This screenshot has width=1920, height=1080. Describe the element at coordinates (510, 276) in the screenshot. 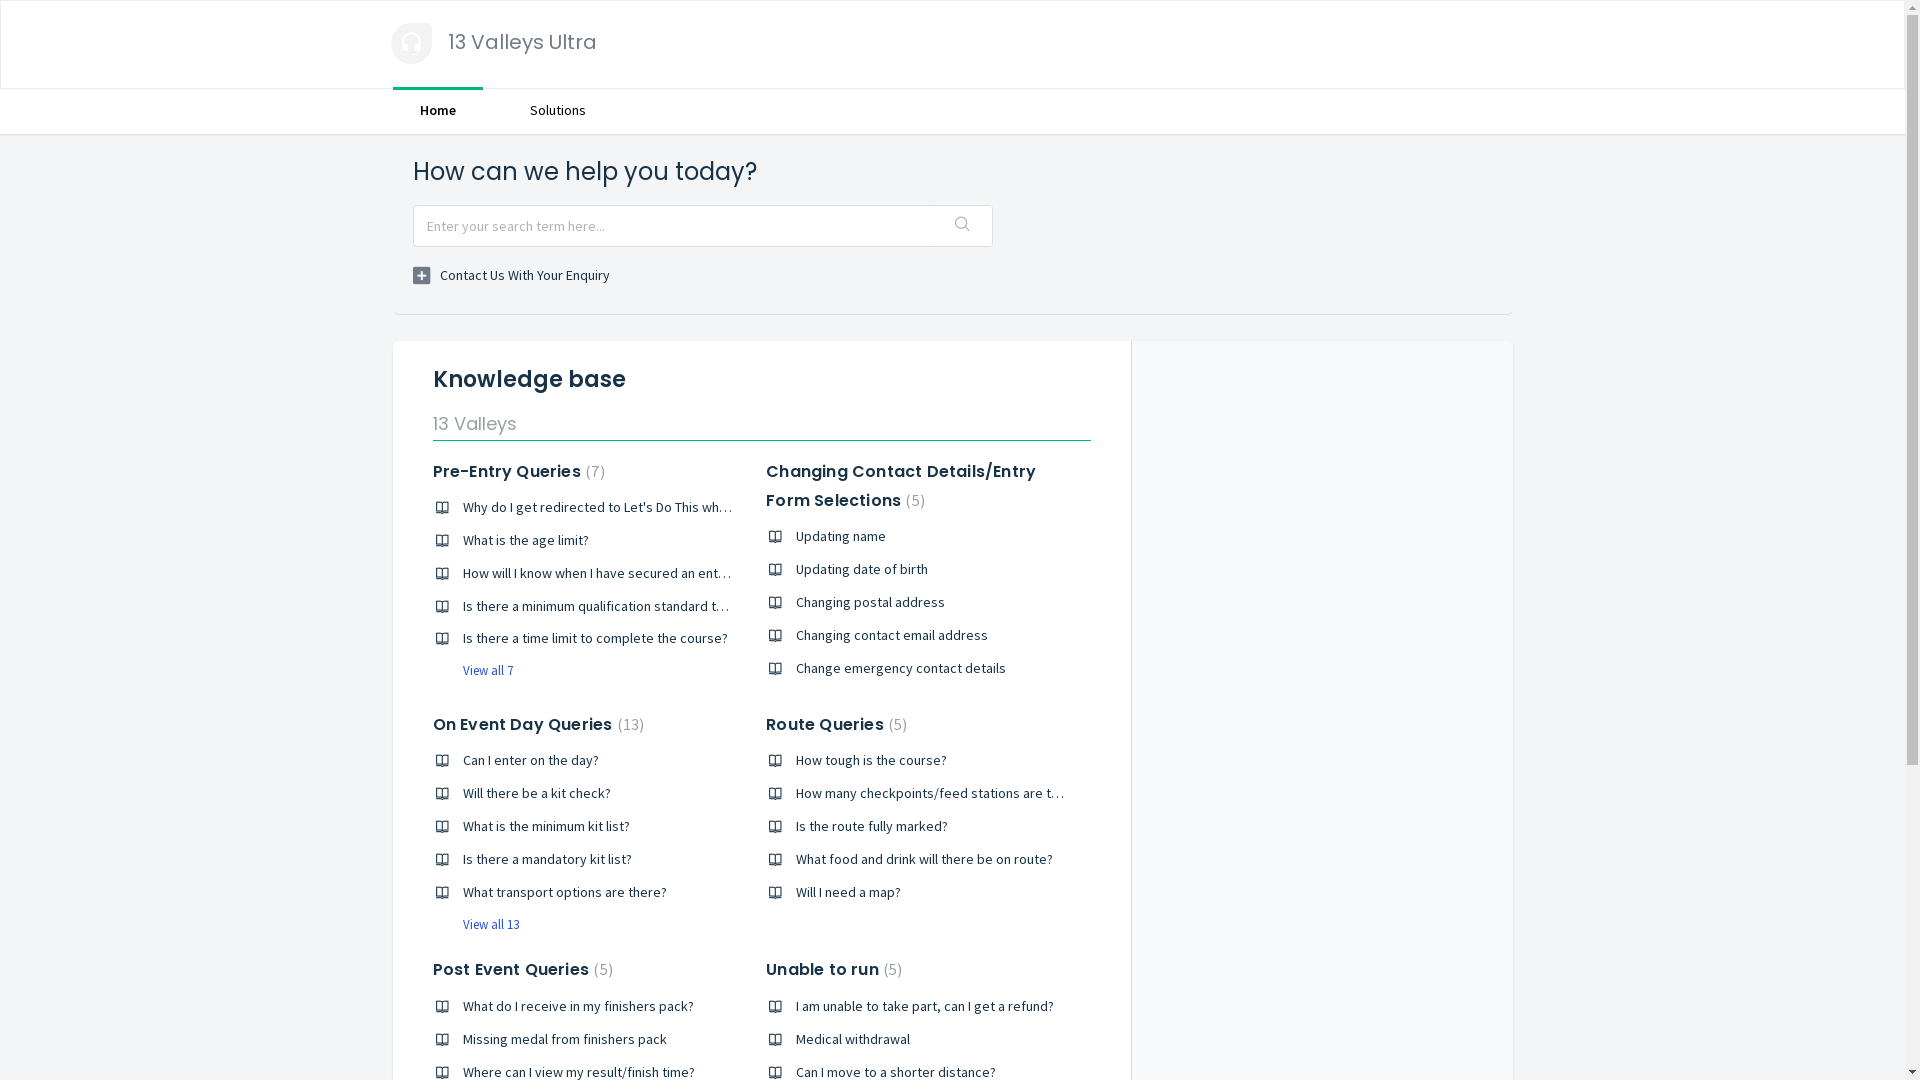

I see `'New support ticket'` at that location.